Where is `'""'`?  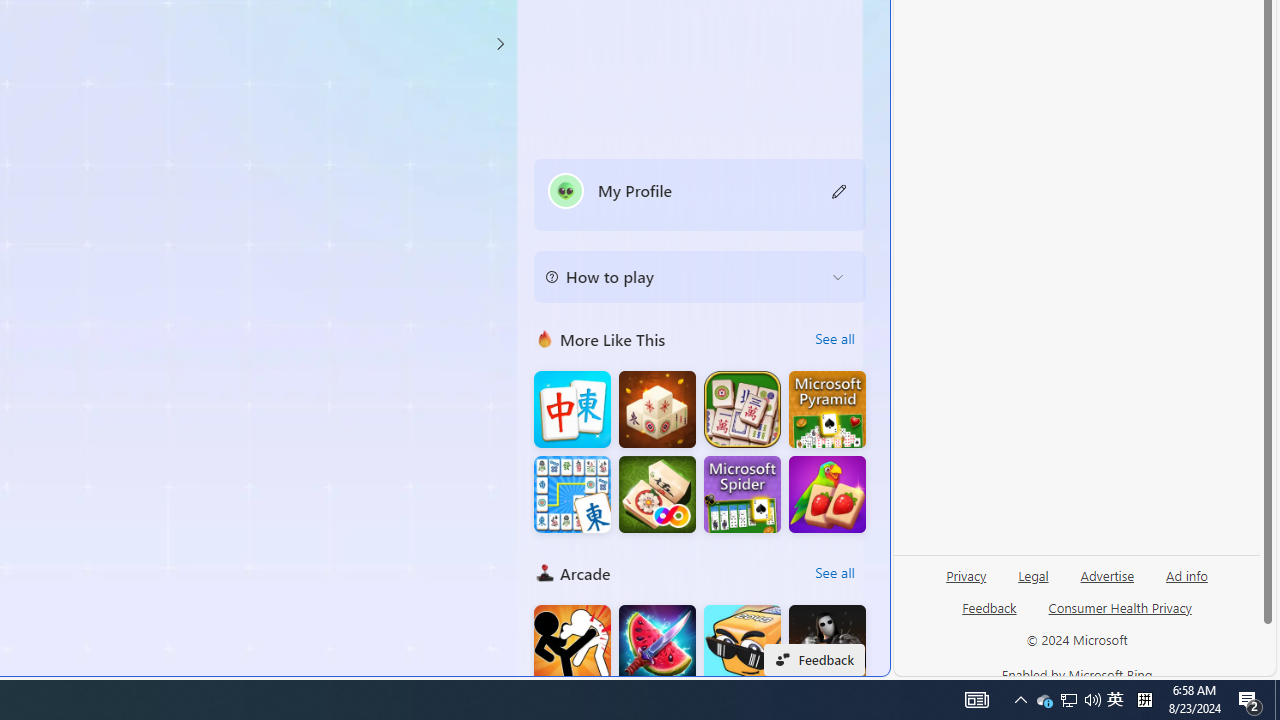 '""' is located at coordinates (564, 190).